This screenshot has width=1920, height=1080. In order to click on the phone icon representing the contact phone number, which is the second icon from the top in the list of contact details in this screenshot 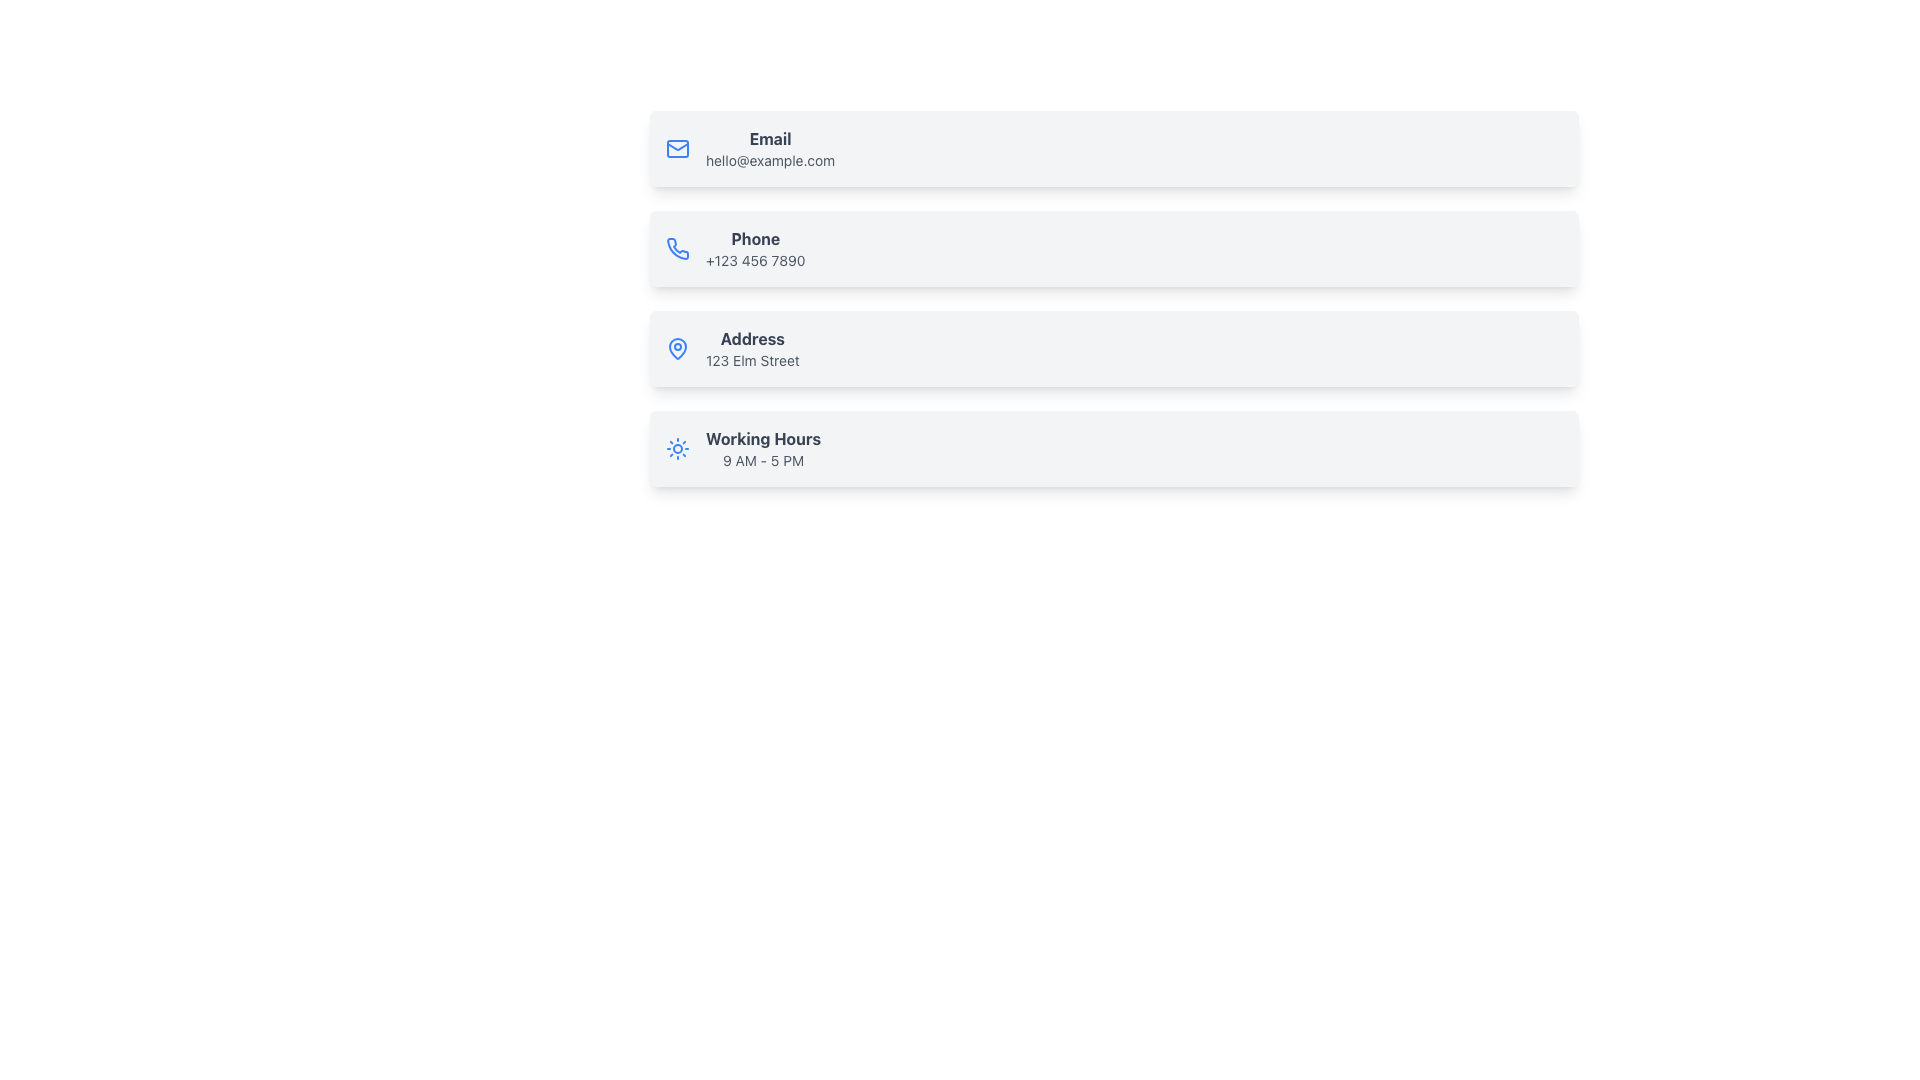, I will do `click(678, 247)`.